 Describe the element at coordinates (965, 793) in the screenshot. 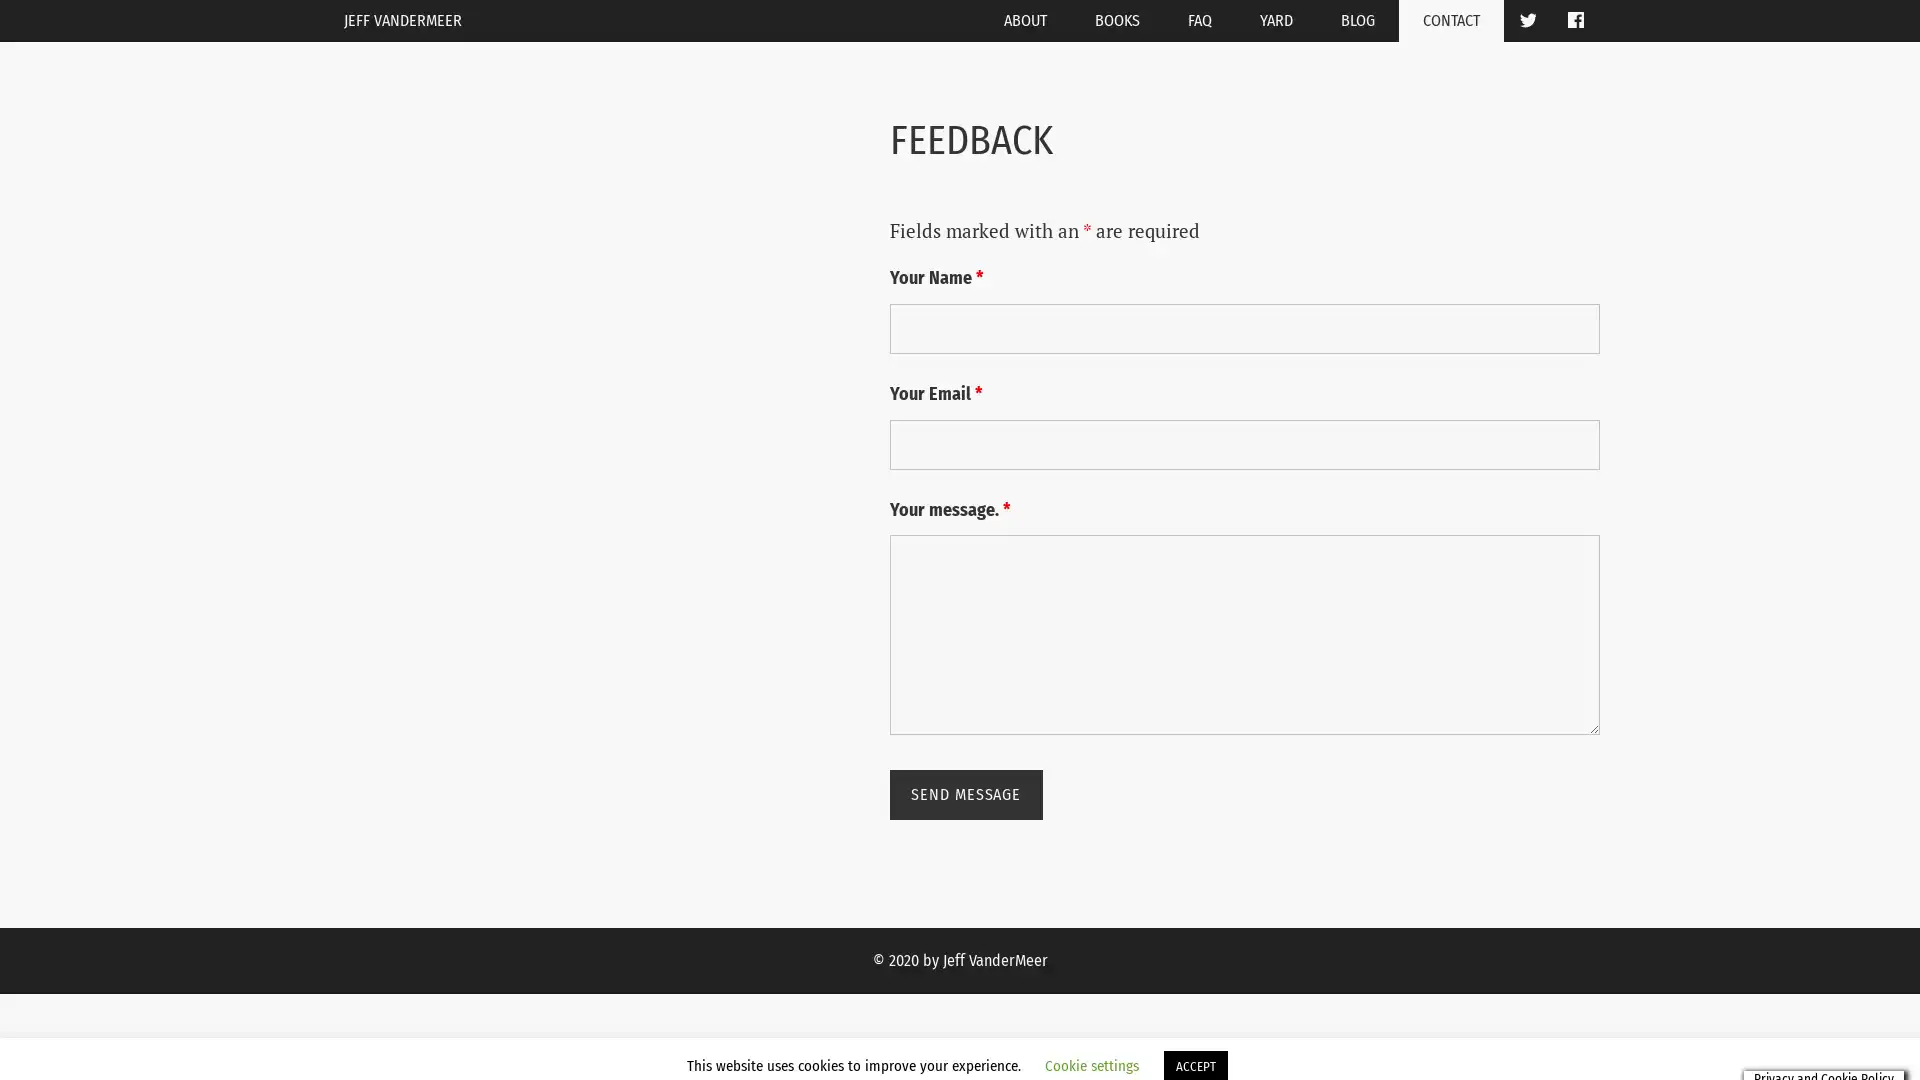

I see `Send Message` at that location.